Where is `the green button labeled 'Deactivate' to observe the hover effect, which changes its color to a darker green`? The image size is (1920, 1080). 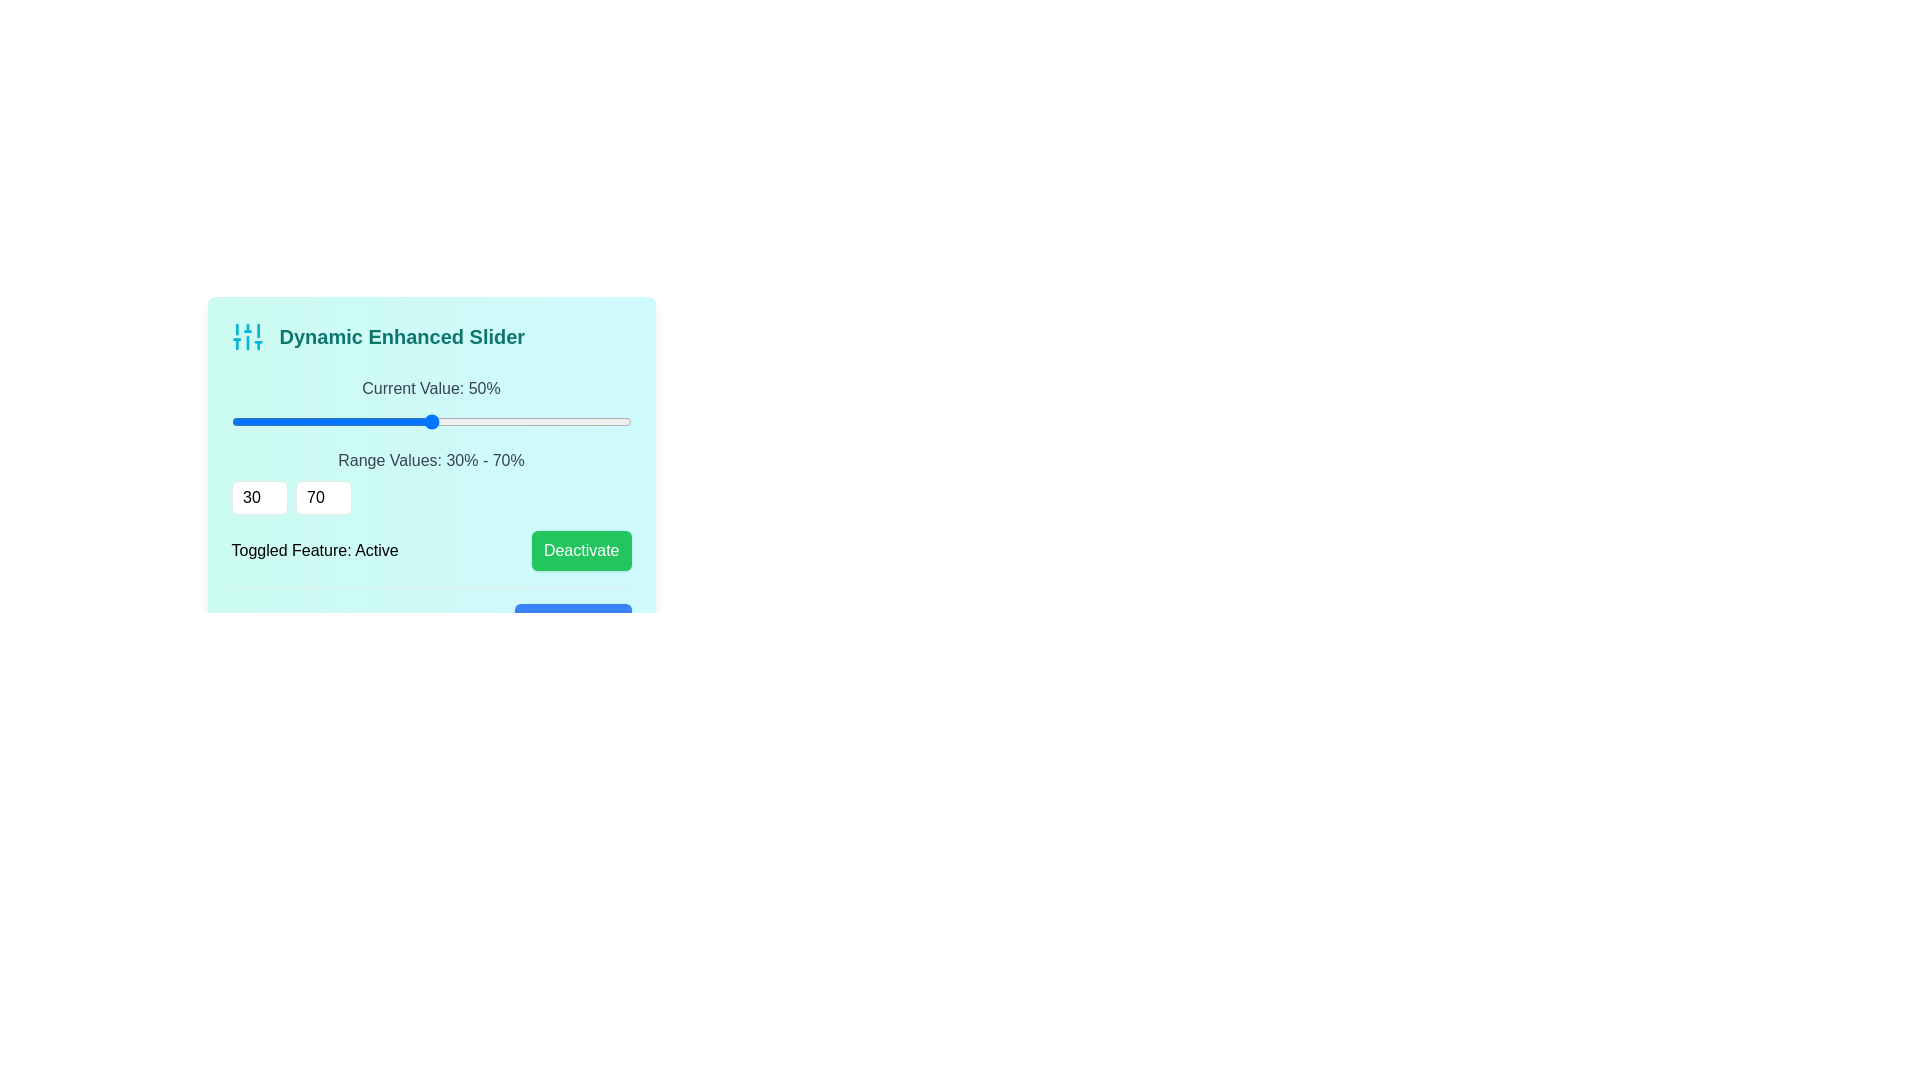
the green button labeled 'Deactivate' to observe the hover effect, which changes its color to a darker green is located at coordinates (580, 551).